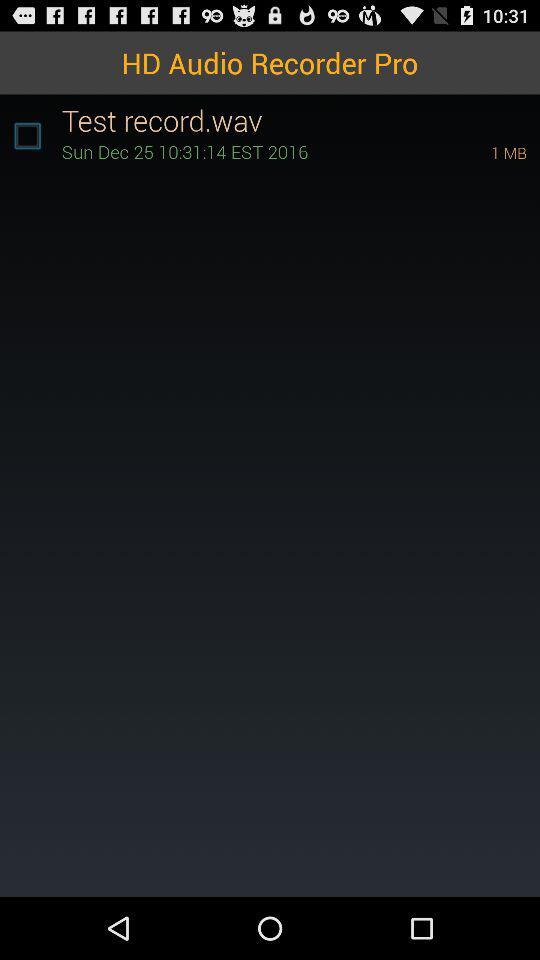 The width and height of the screenshot is (540, 960). What do you see at coordinates (26, 135) in the screenshot?
I see `option` at bounding box center [26, 135].